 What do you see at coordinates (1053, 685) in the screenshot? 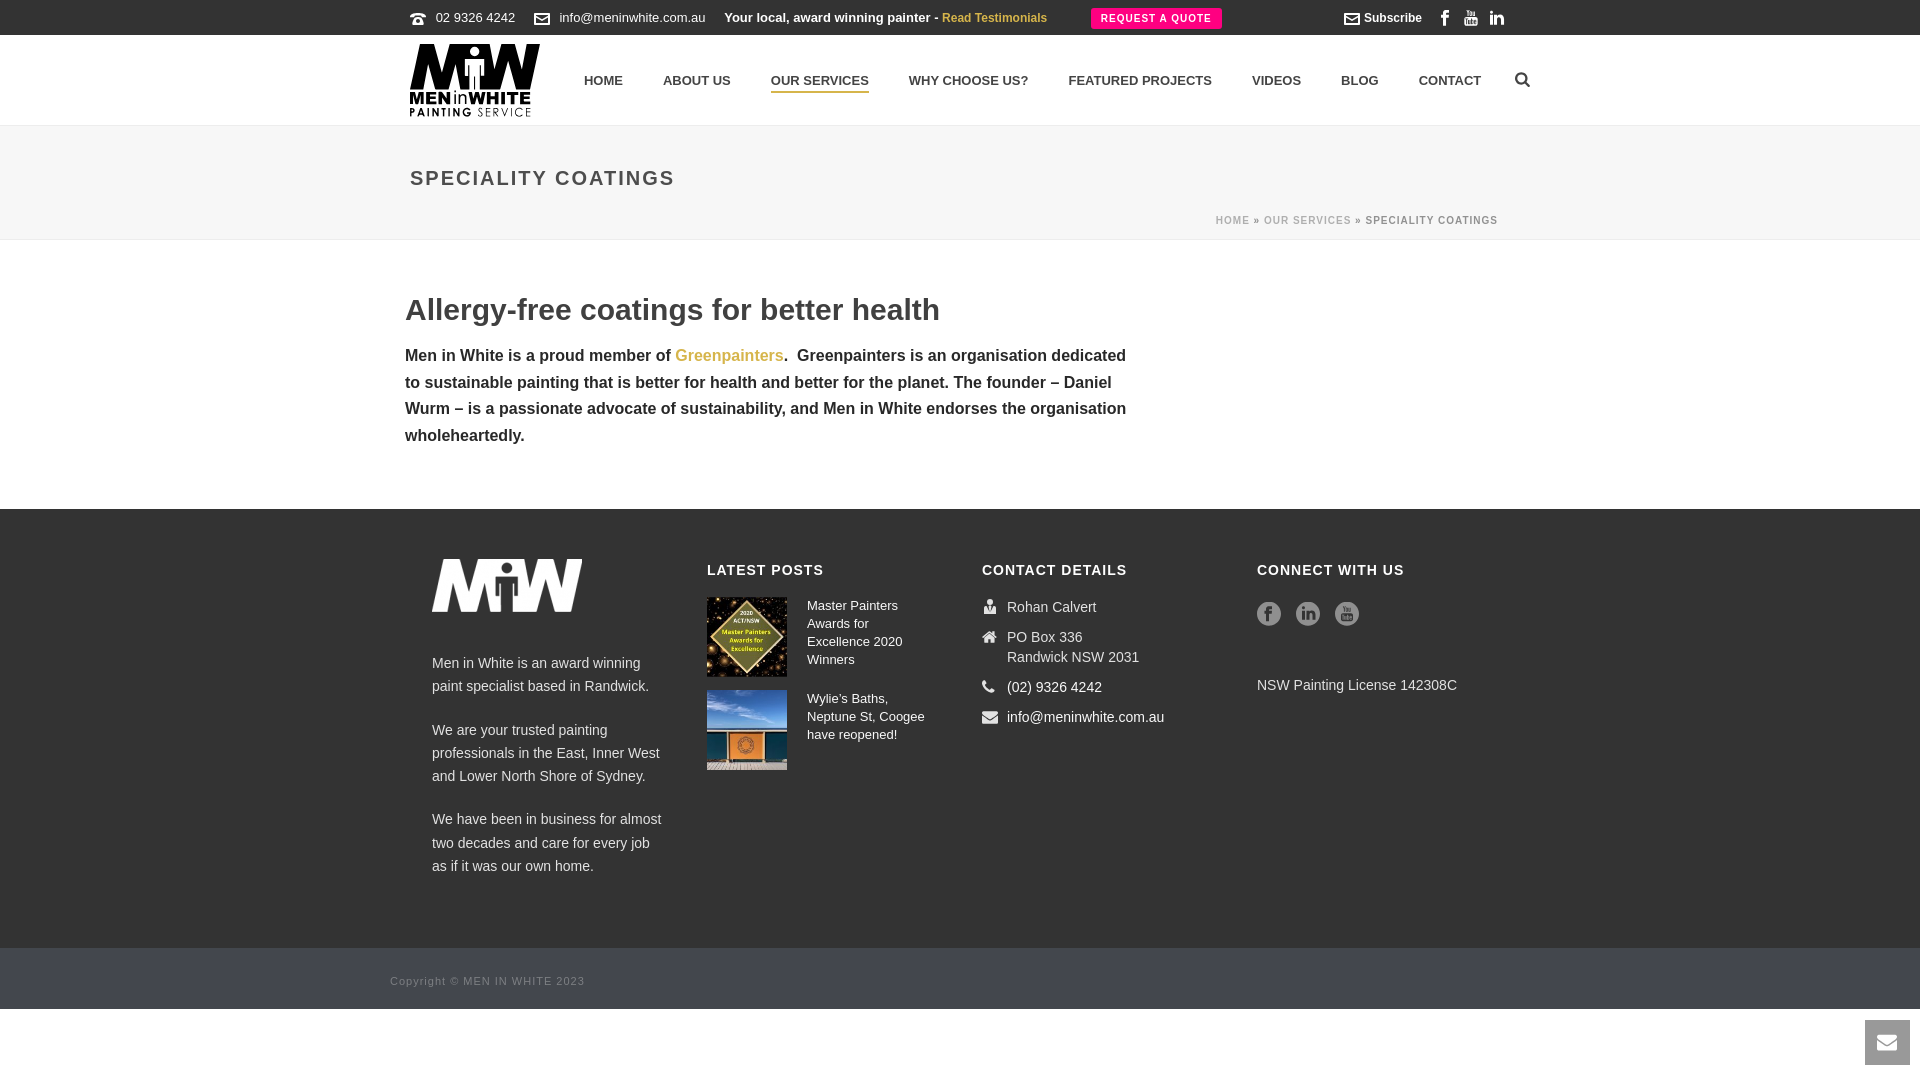
I see `'(02) 9326 4242'` at bounding box center [1053, 685].